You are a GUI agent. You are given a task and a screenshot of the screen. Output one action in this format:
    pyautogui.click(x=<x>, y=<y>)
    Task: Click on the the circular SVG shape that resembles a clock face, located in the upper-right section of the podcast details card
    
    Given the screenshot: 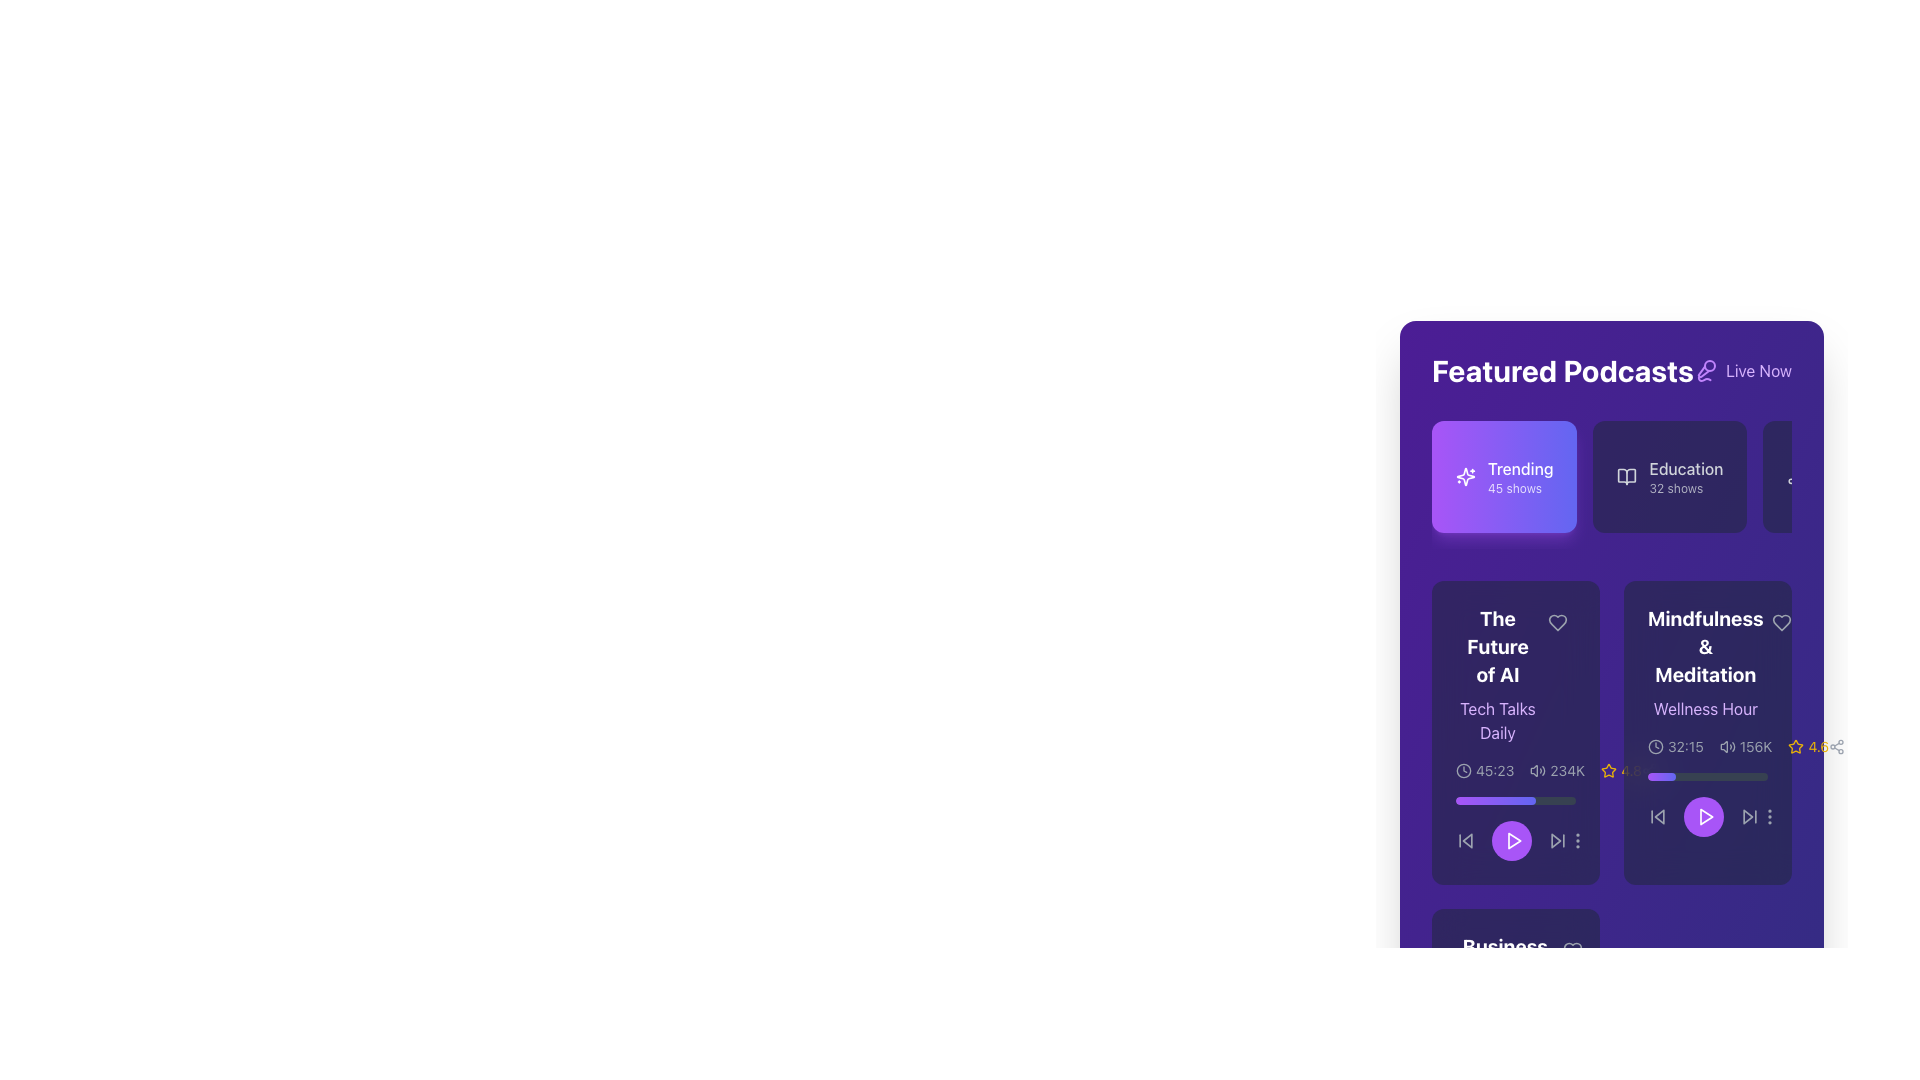 What is the action you would take?
    pyautogui.click(x=1656, y=747)
    